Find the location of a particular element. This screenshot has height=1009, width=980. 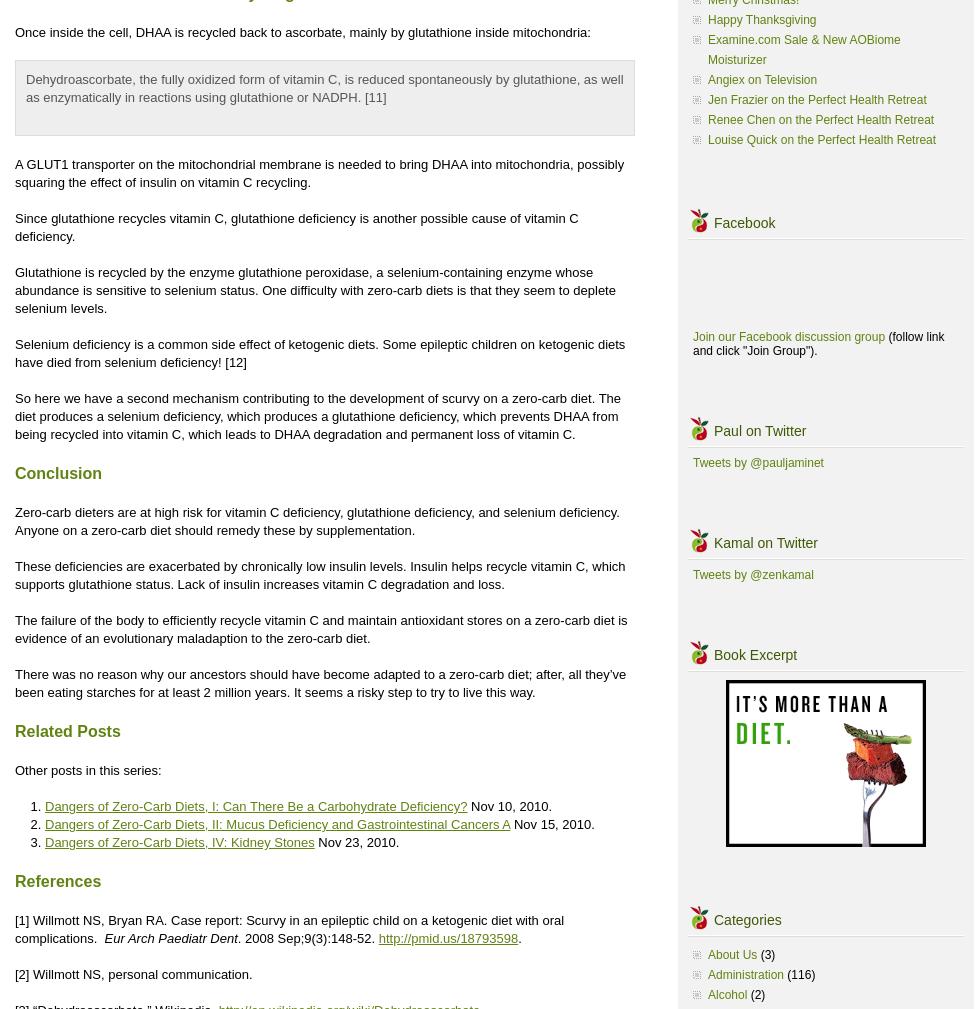

'Facebook' is located at coordinates (714, 221).